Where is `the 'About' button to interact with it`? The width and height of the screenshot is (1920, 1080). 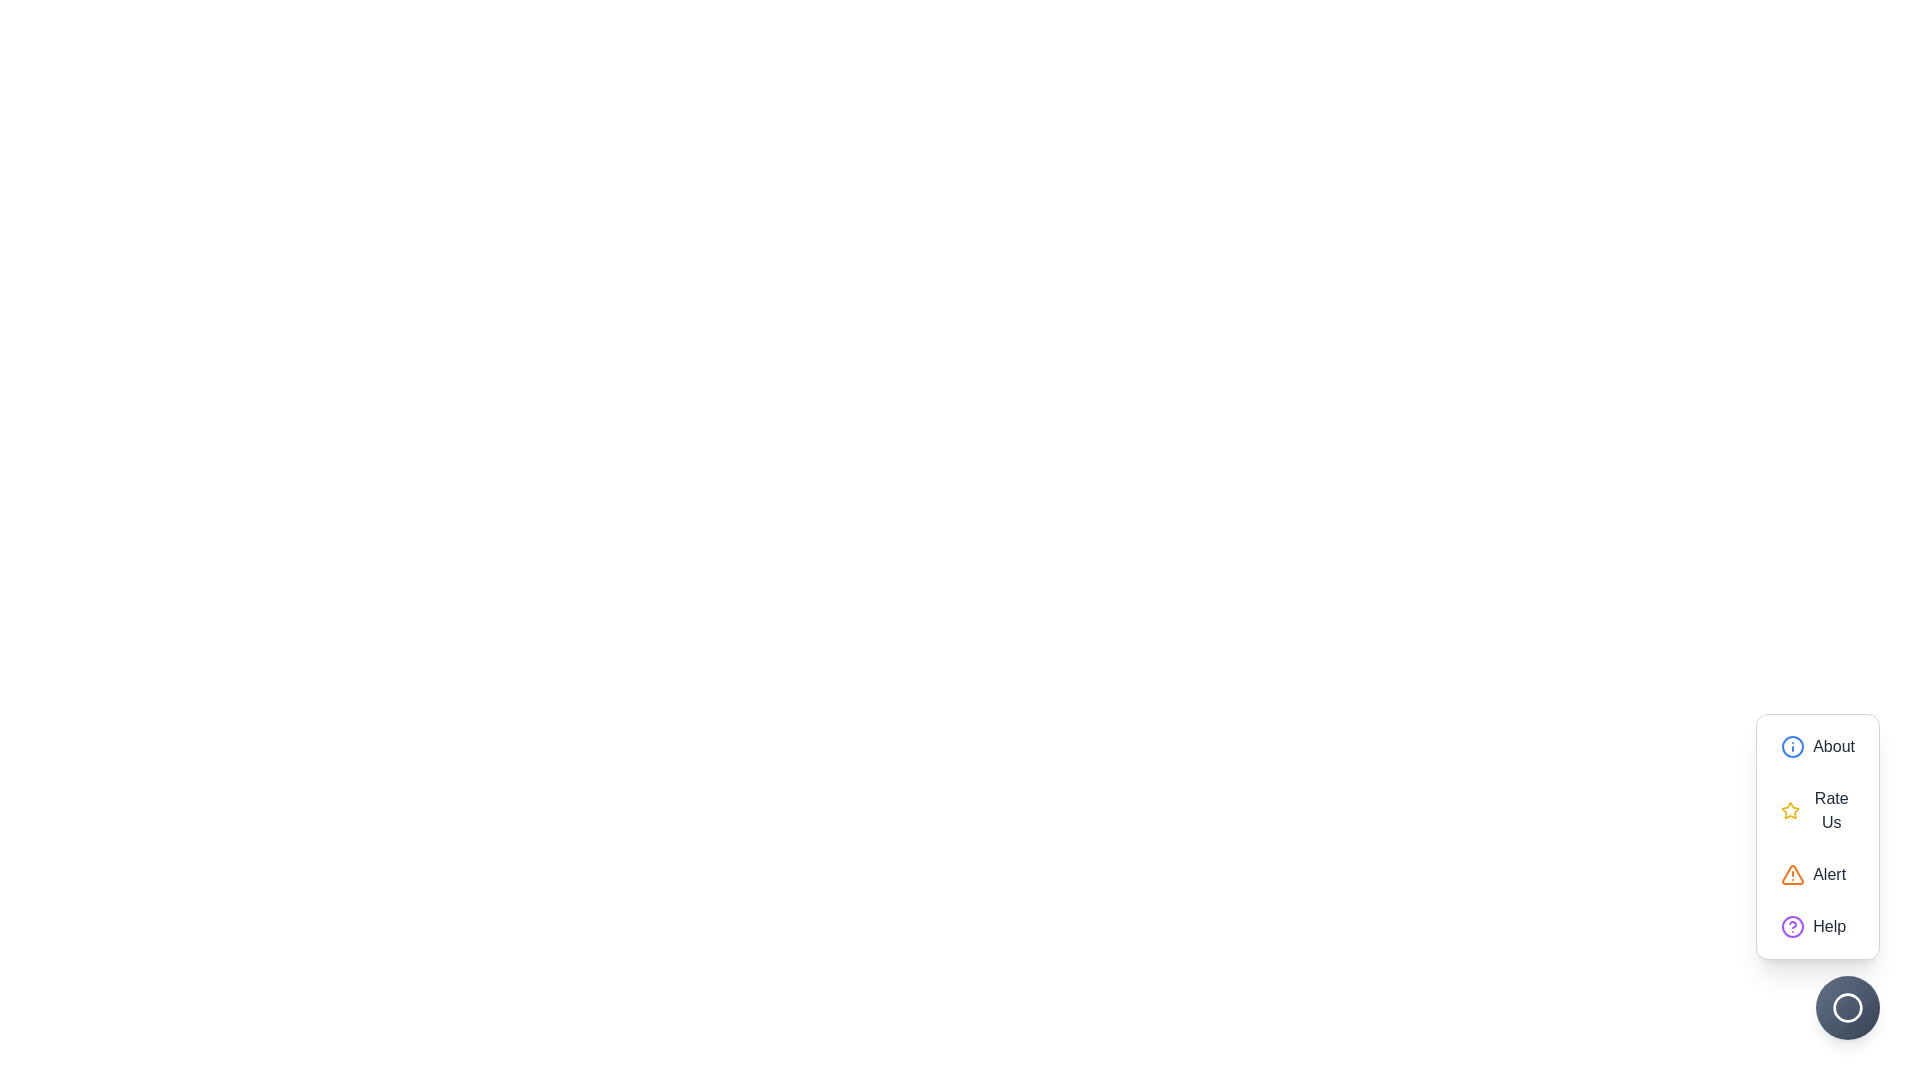 the 'About' button to interact with it is located at coordinates (1818, 747).